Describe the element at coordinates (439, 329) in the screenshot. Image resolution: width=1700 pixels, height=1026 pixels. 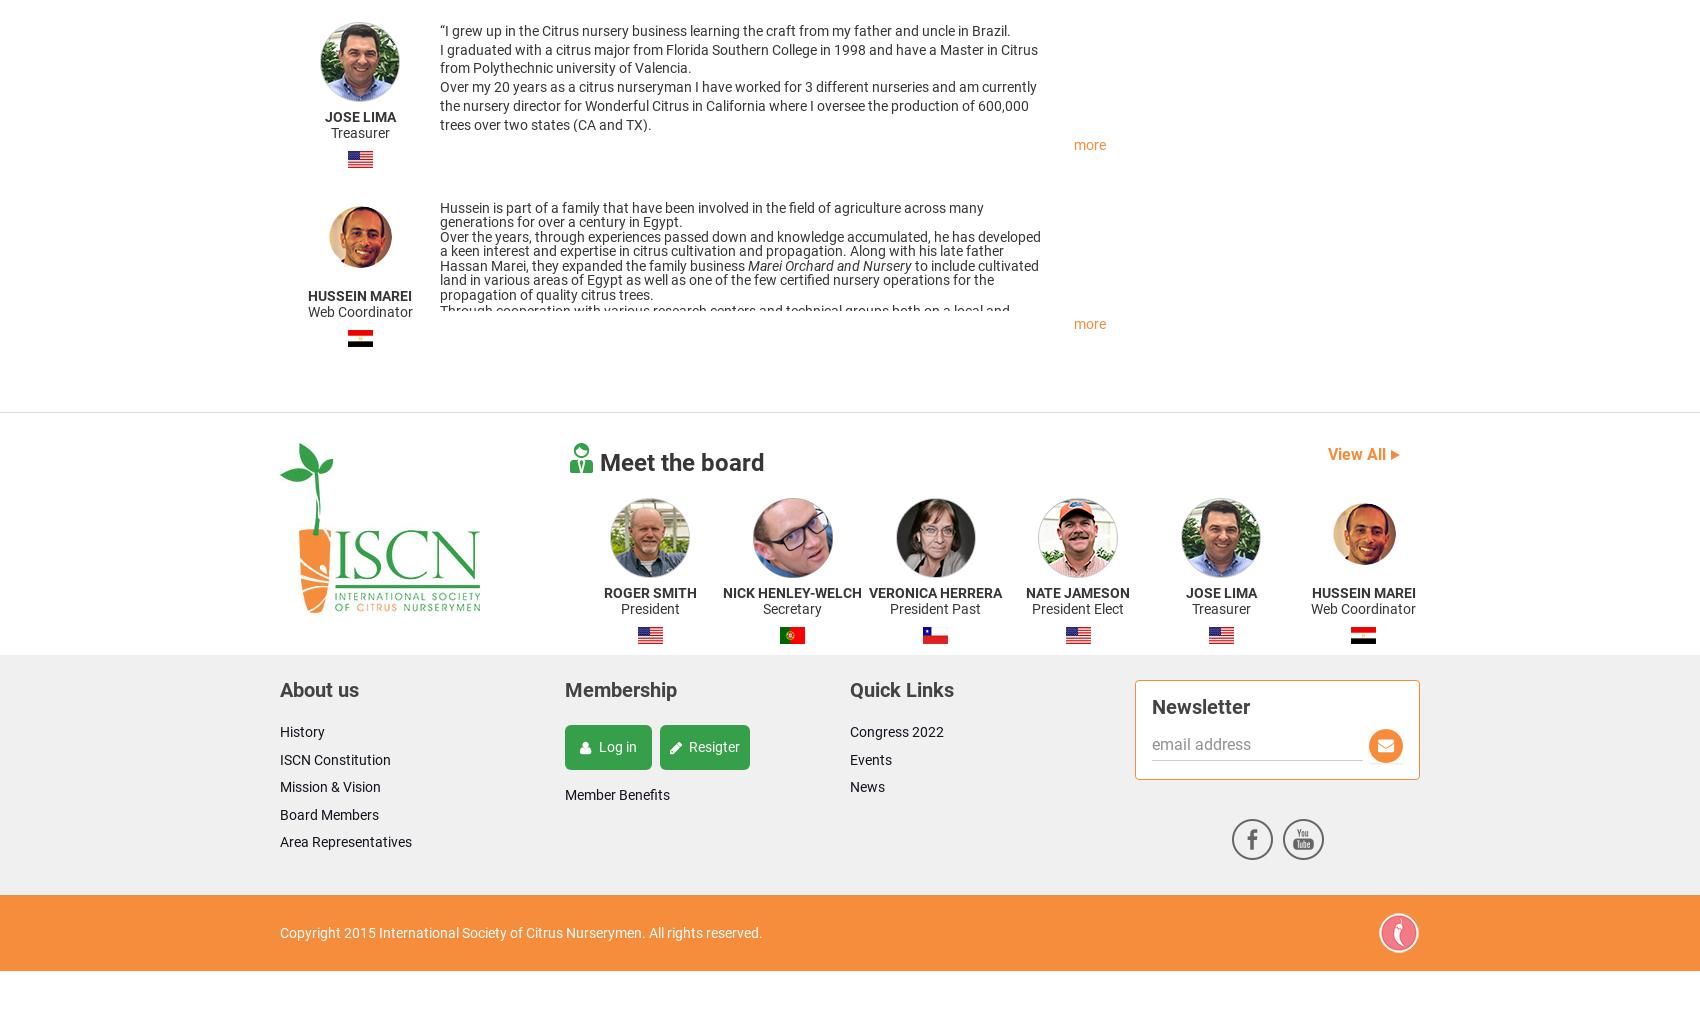
I see `'Through cooperation with various research centers and technical groups both on a local and international level Marei is always striving to be on the forefront of new technologies and innovations to advance the sector in Egypt.'` at that location.